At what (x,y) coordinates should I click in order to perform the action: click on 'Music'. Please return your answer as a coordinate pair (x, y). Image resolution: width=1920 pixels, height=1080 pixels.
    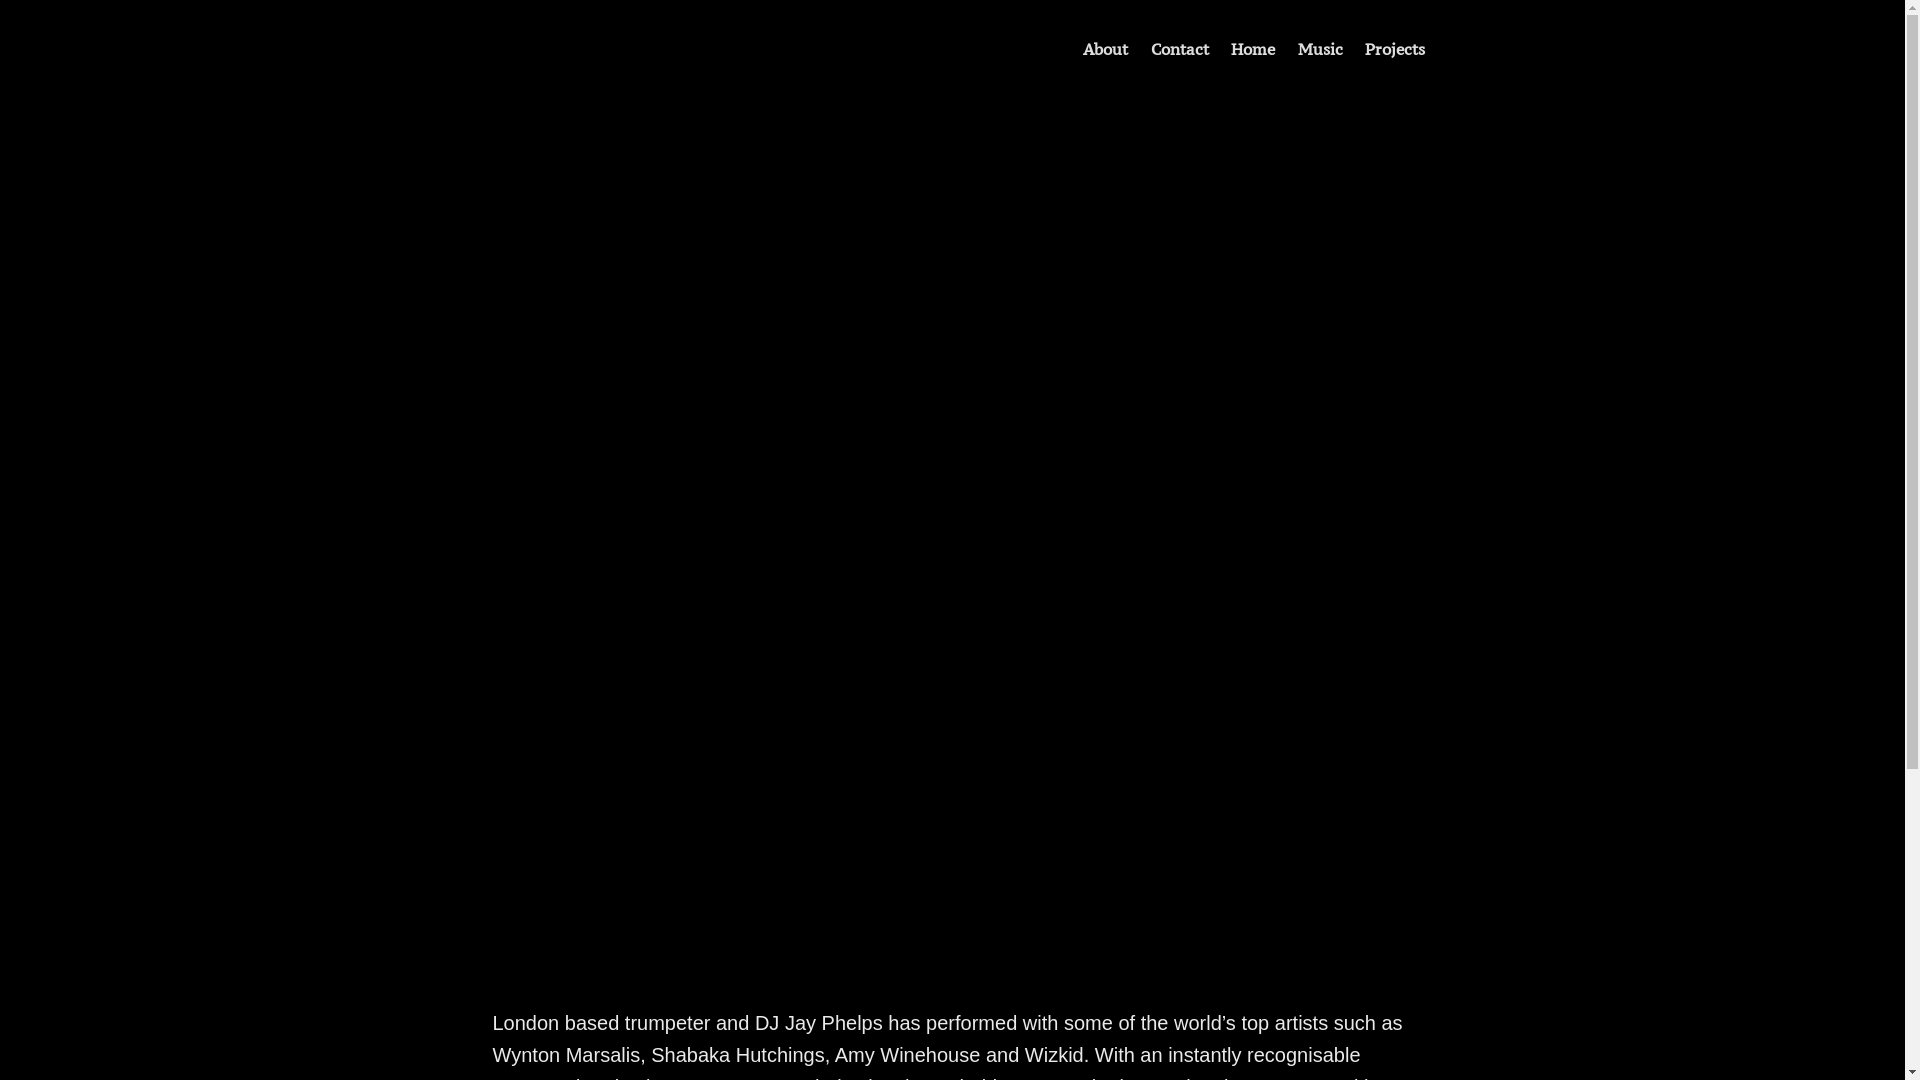
    Looking at the image, I should click on (1320, 46).